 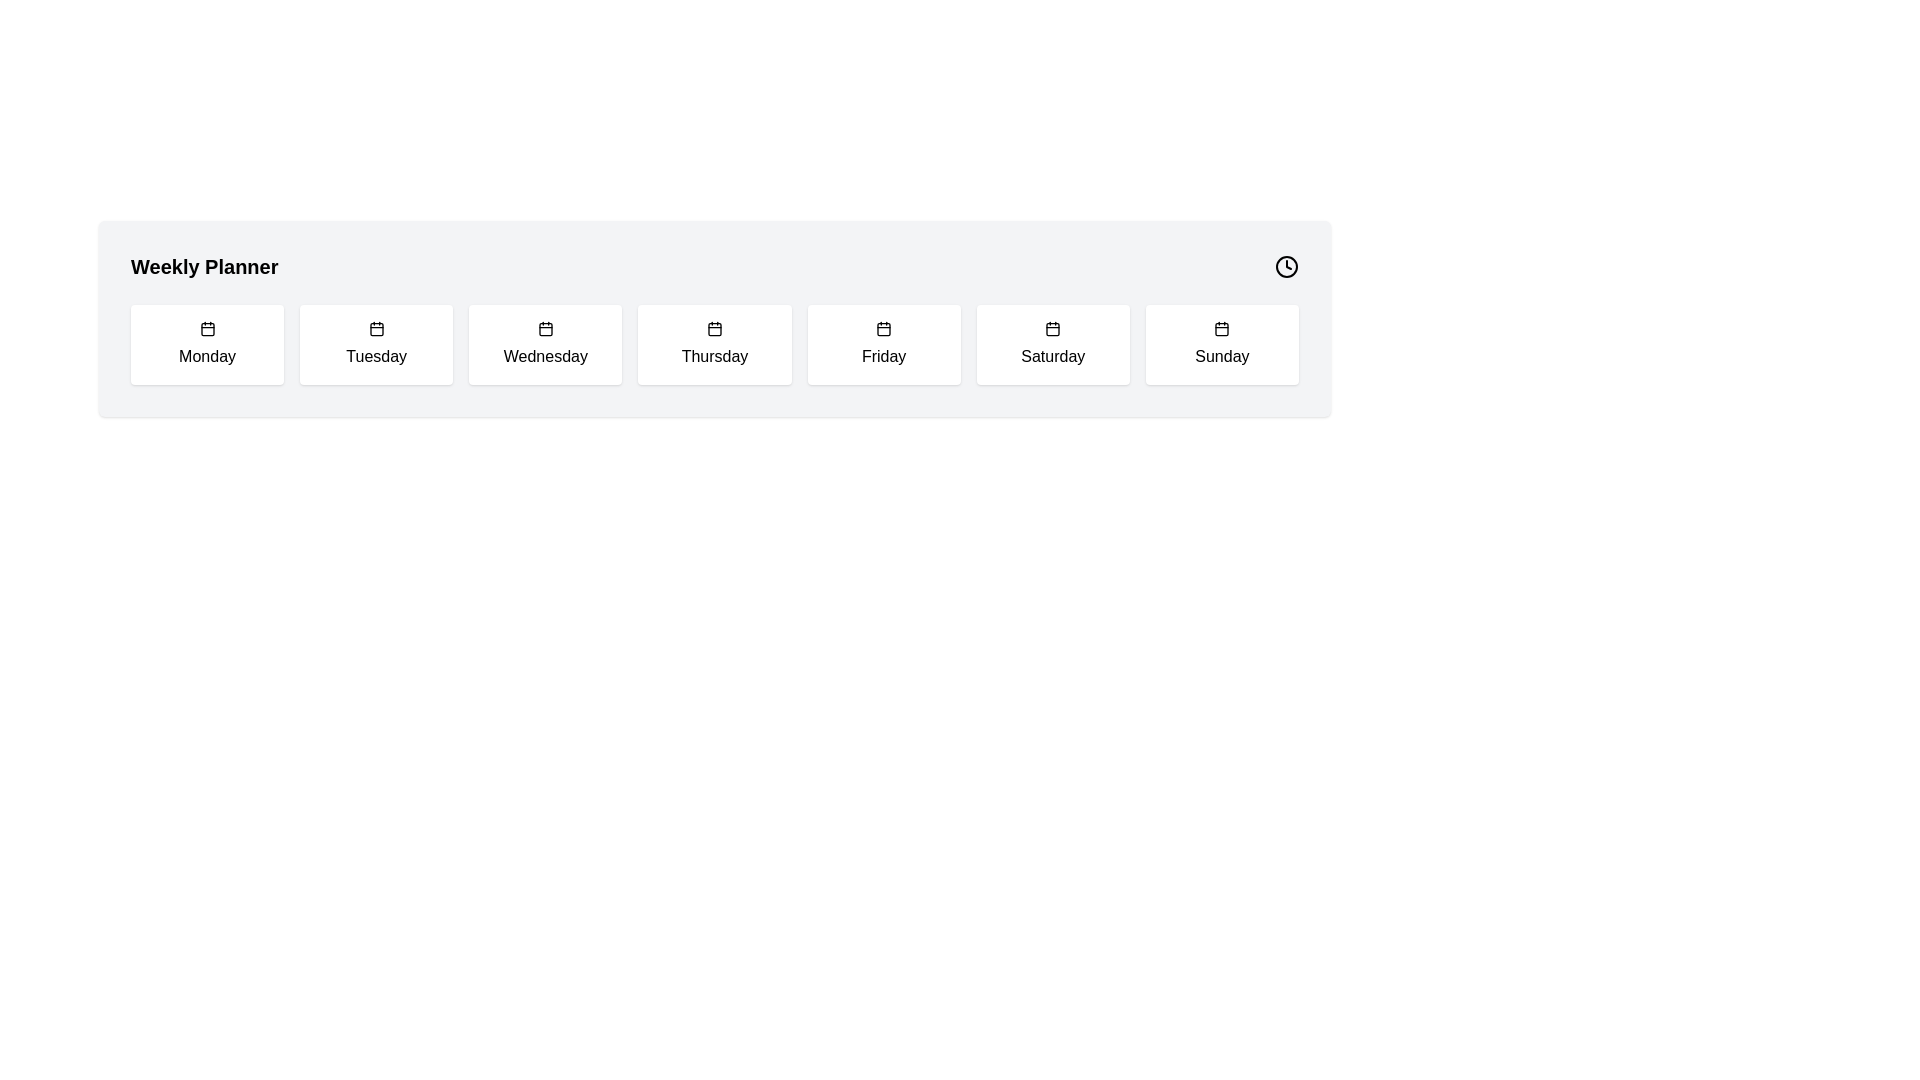 I want to click on the Saturday calendar icon, which is a small rectangular icon with rounded corners highlighted in red, so click(x=1052, y=328).